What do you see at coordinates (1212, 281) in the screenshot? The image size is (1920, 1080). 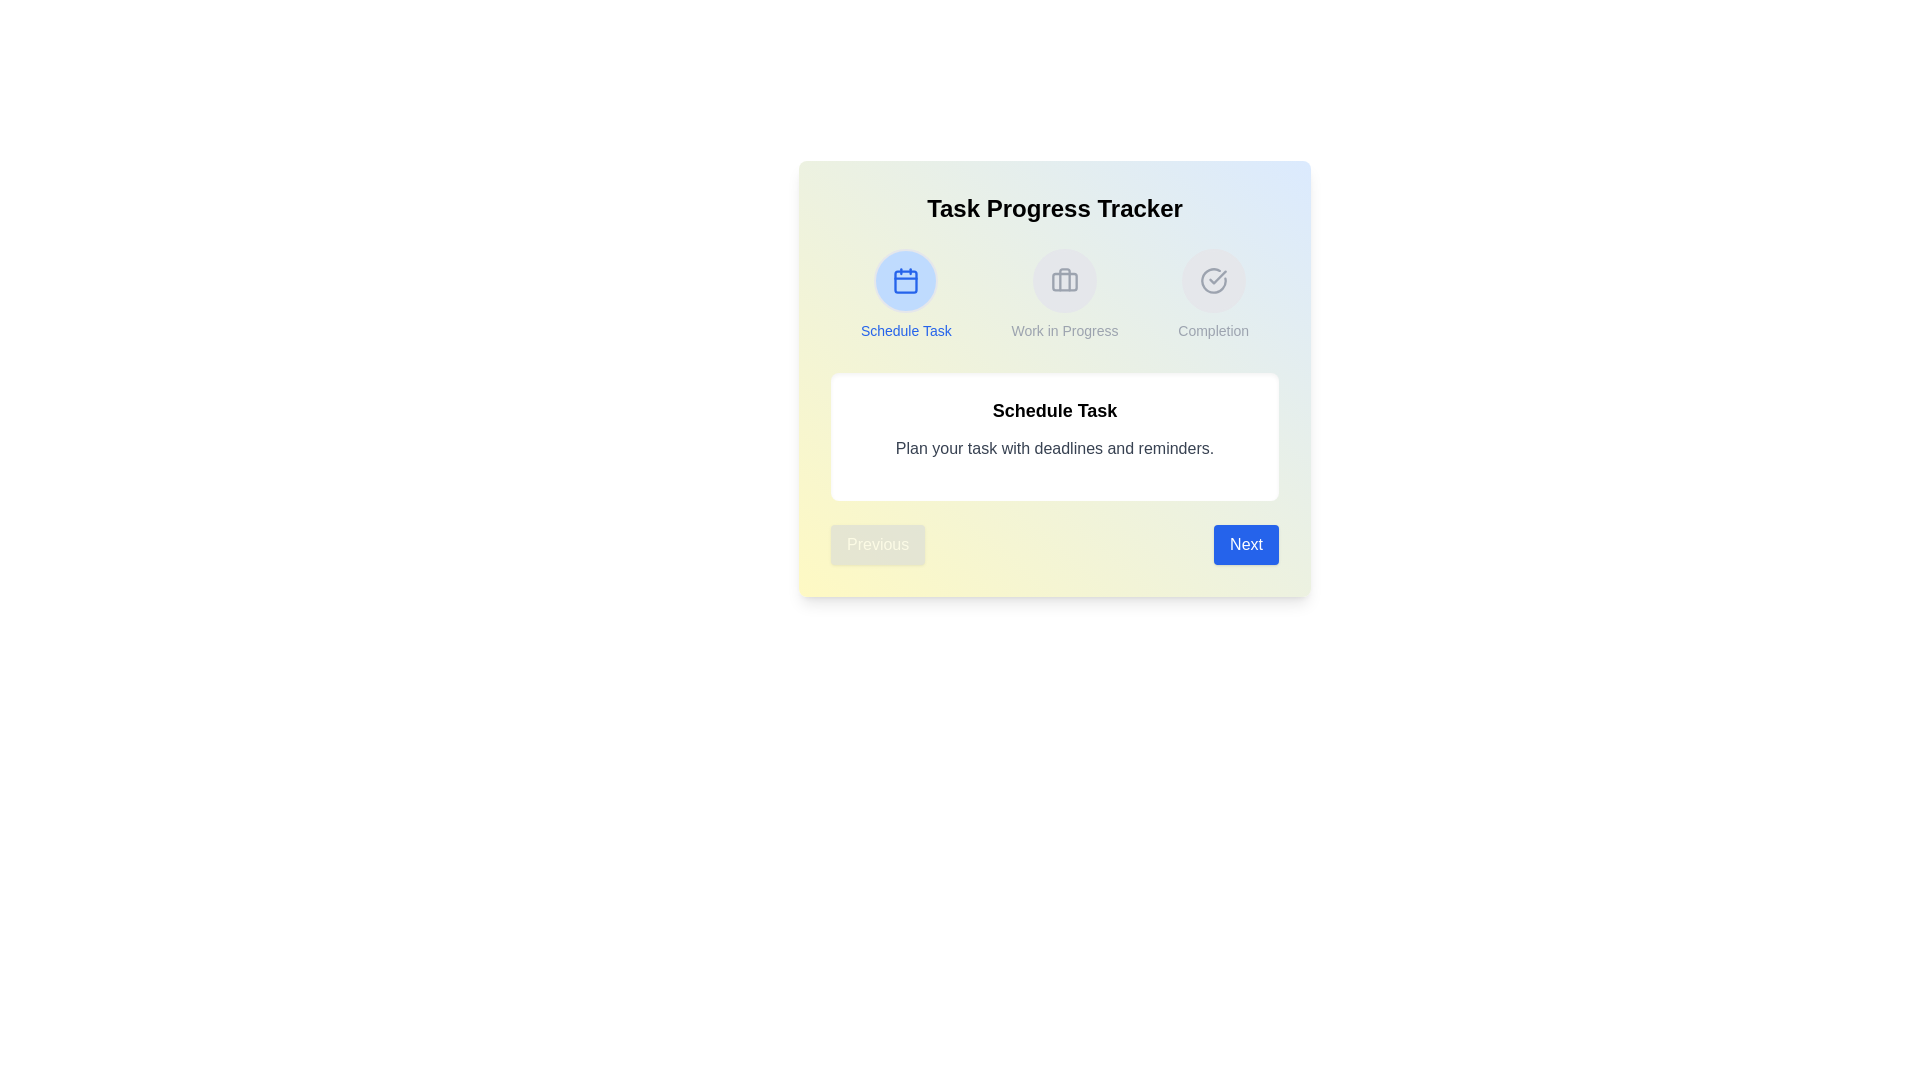 I see `the step icon corresponding to Completion` at bounding box center [1212, 281].